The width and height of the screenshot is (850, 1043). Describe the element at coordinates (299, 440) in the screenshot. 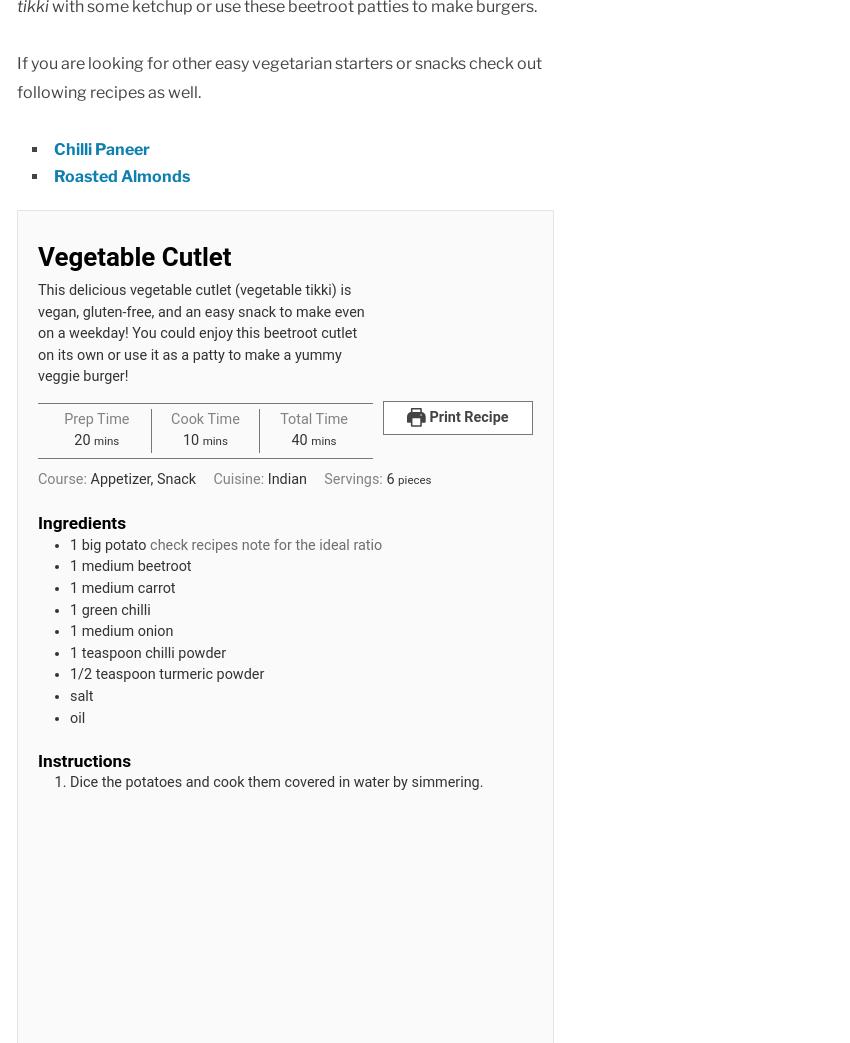

I see `'40'` at that location.